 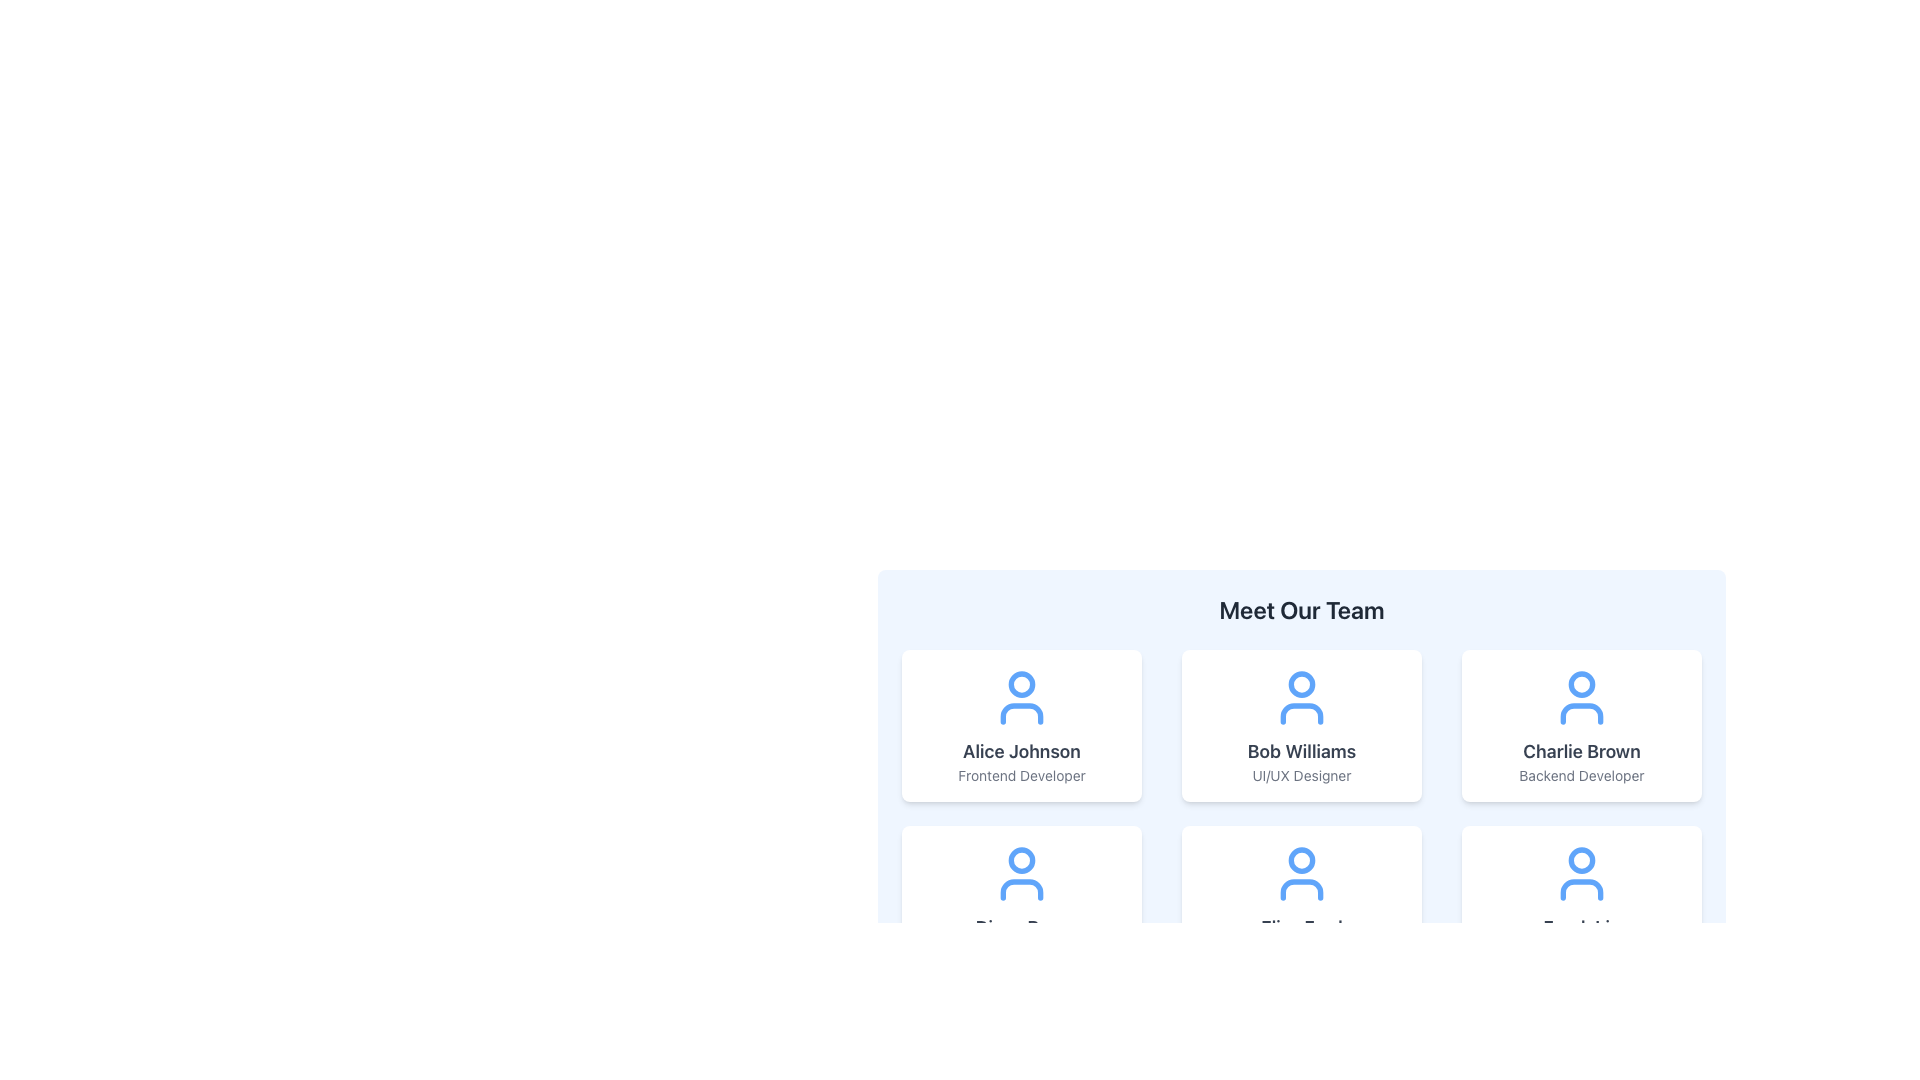 What do you see at coordinates (1581, 725) in the screenshot?
I see `the Profile Card displaying individual information, located in the third column of the first row within a grid of six profile cards` at bounding box center [1581, 725].